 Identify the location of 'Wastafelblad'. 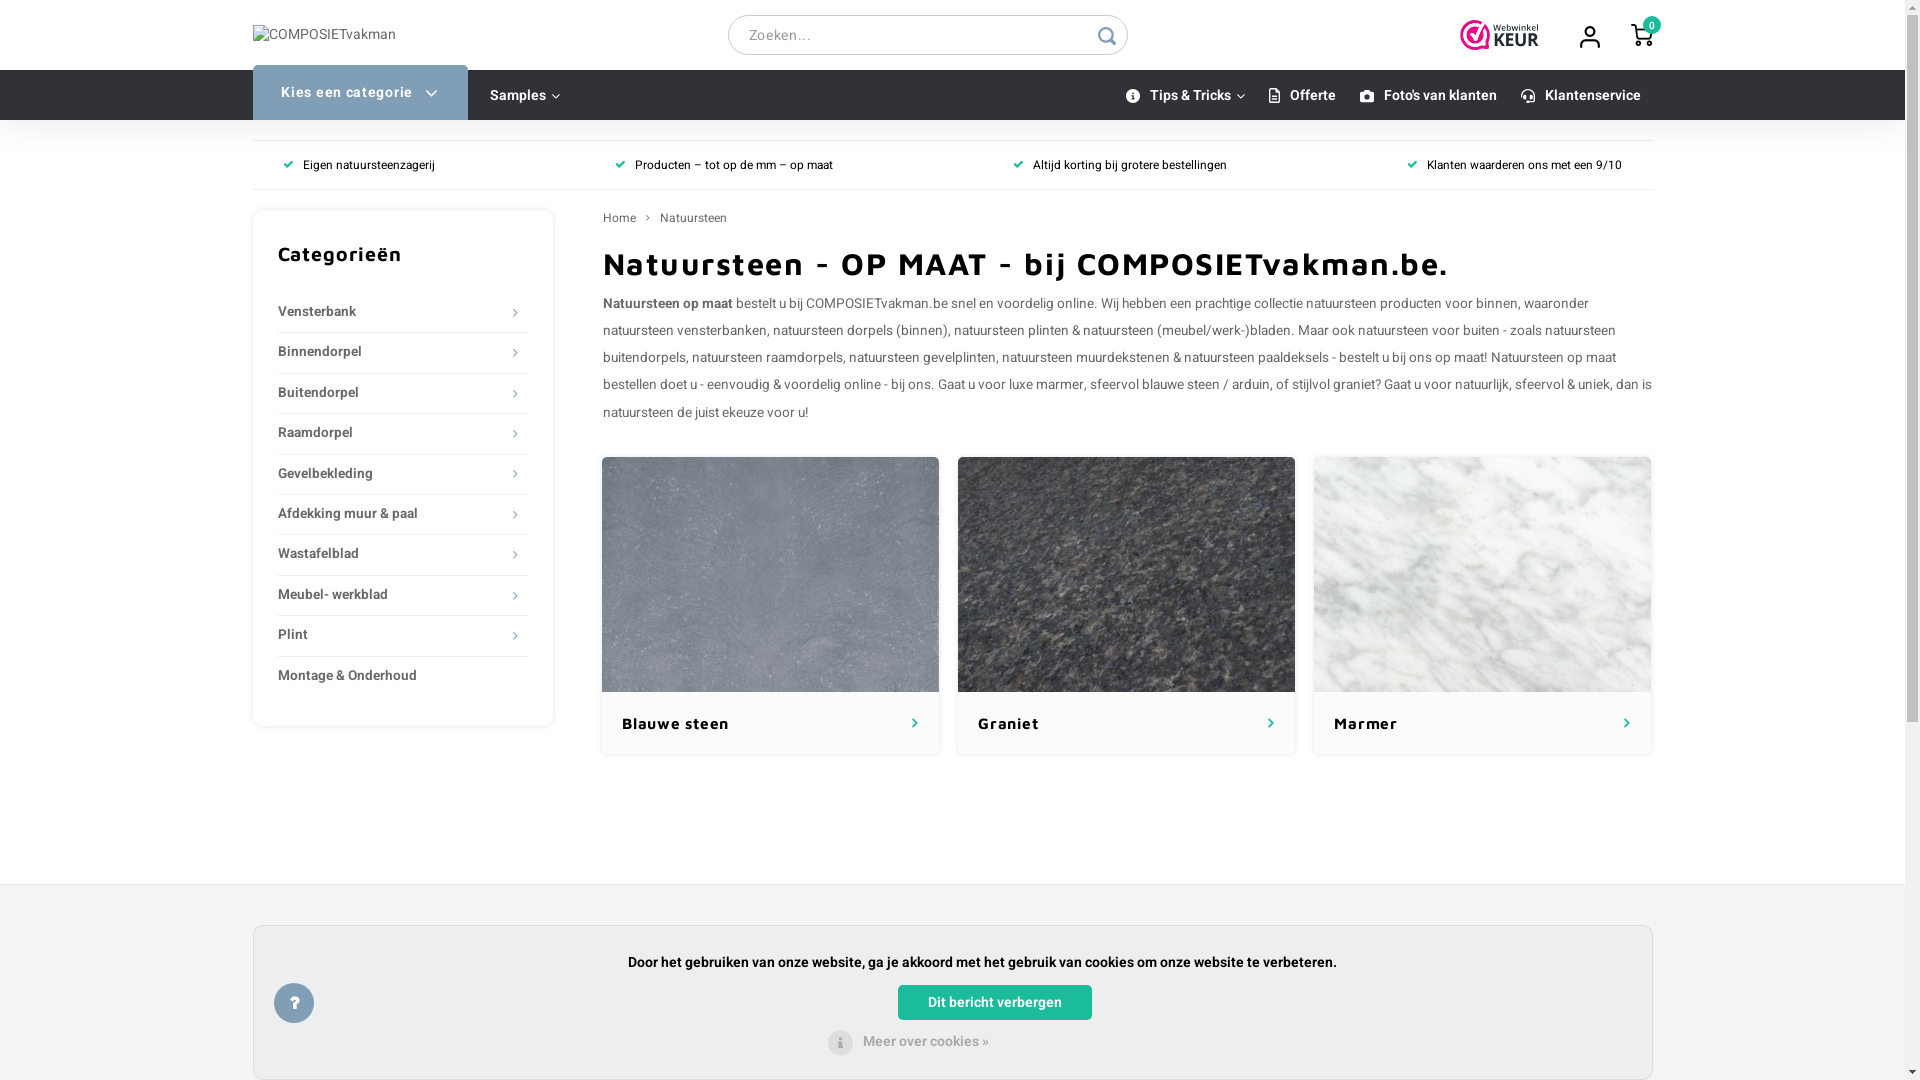
(390, 554).